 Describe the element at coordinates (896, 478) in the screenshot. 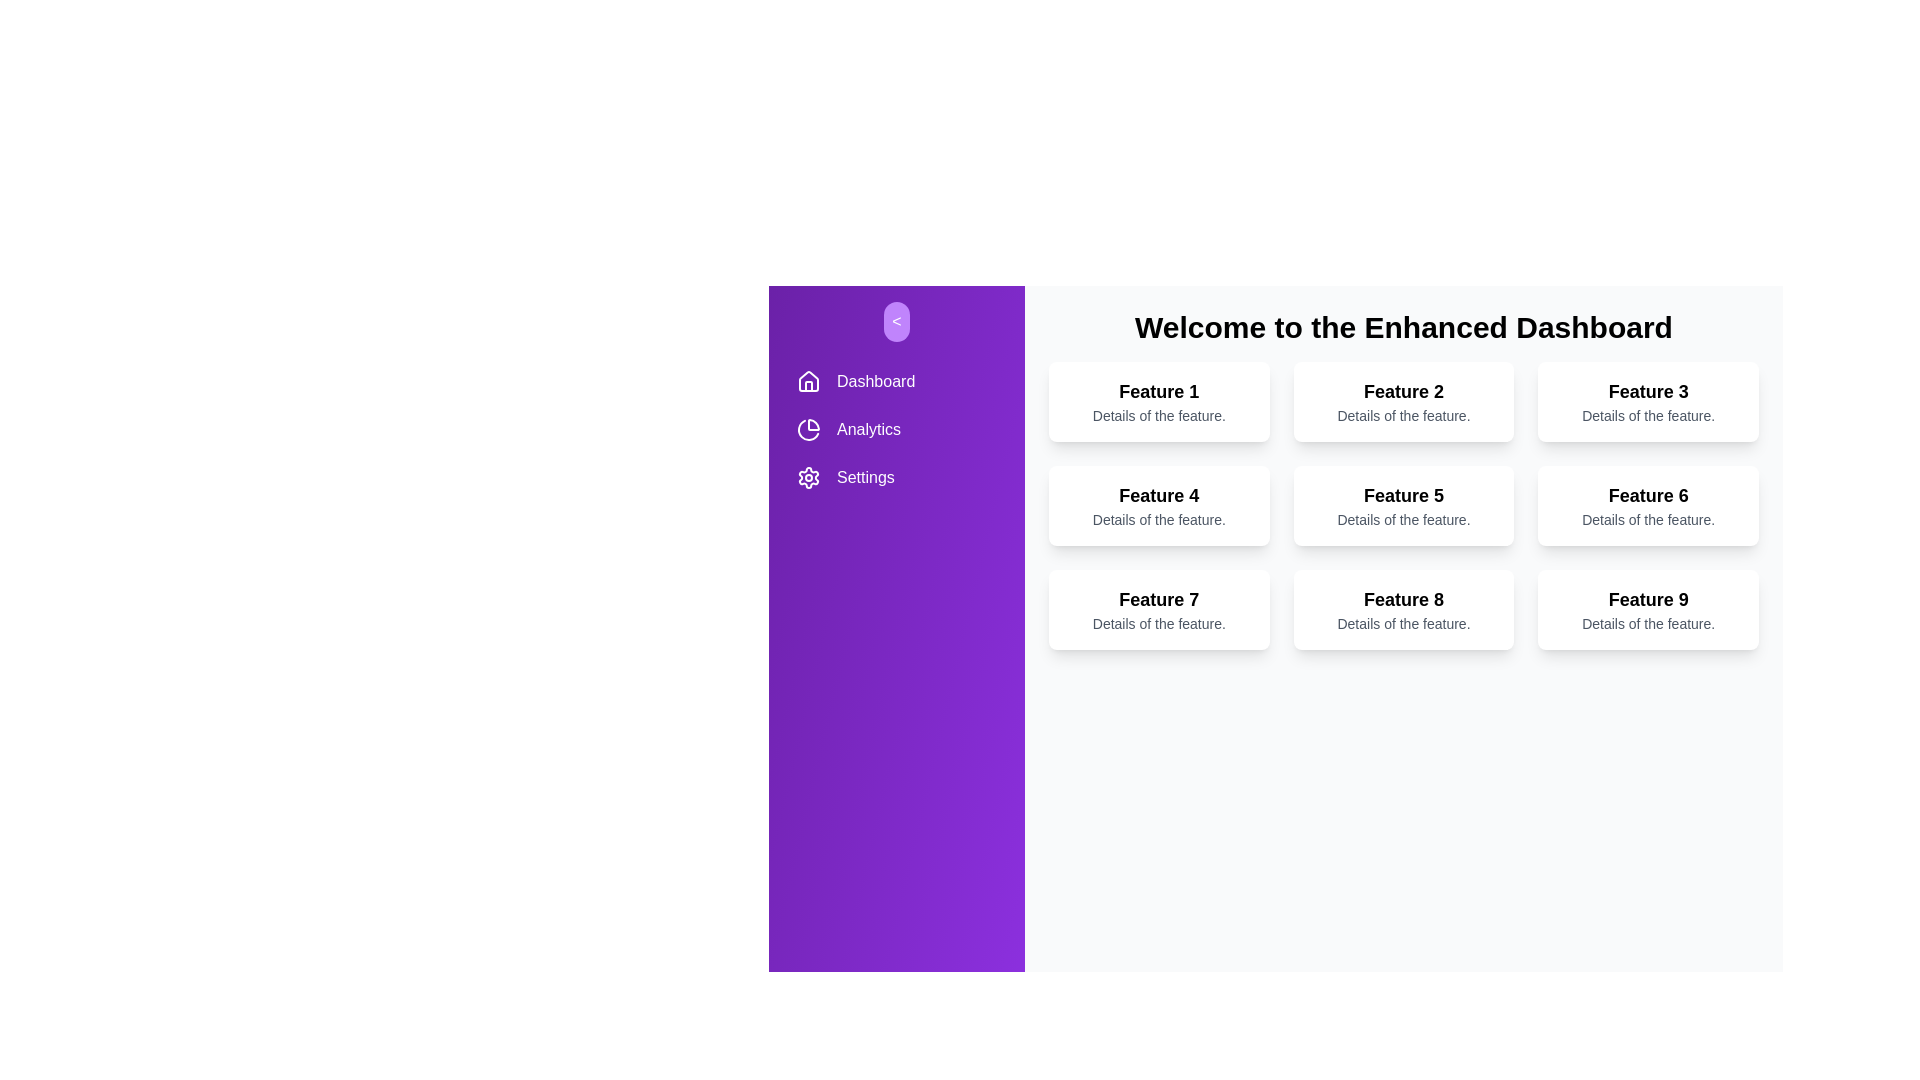

I see `the navigation item Settings` at that location.